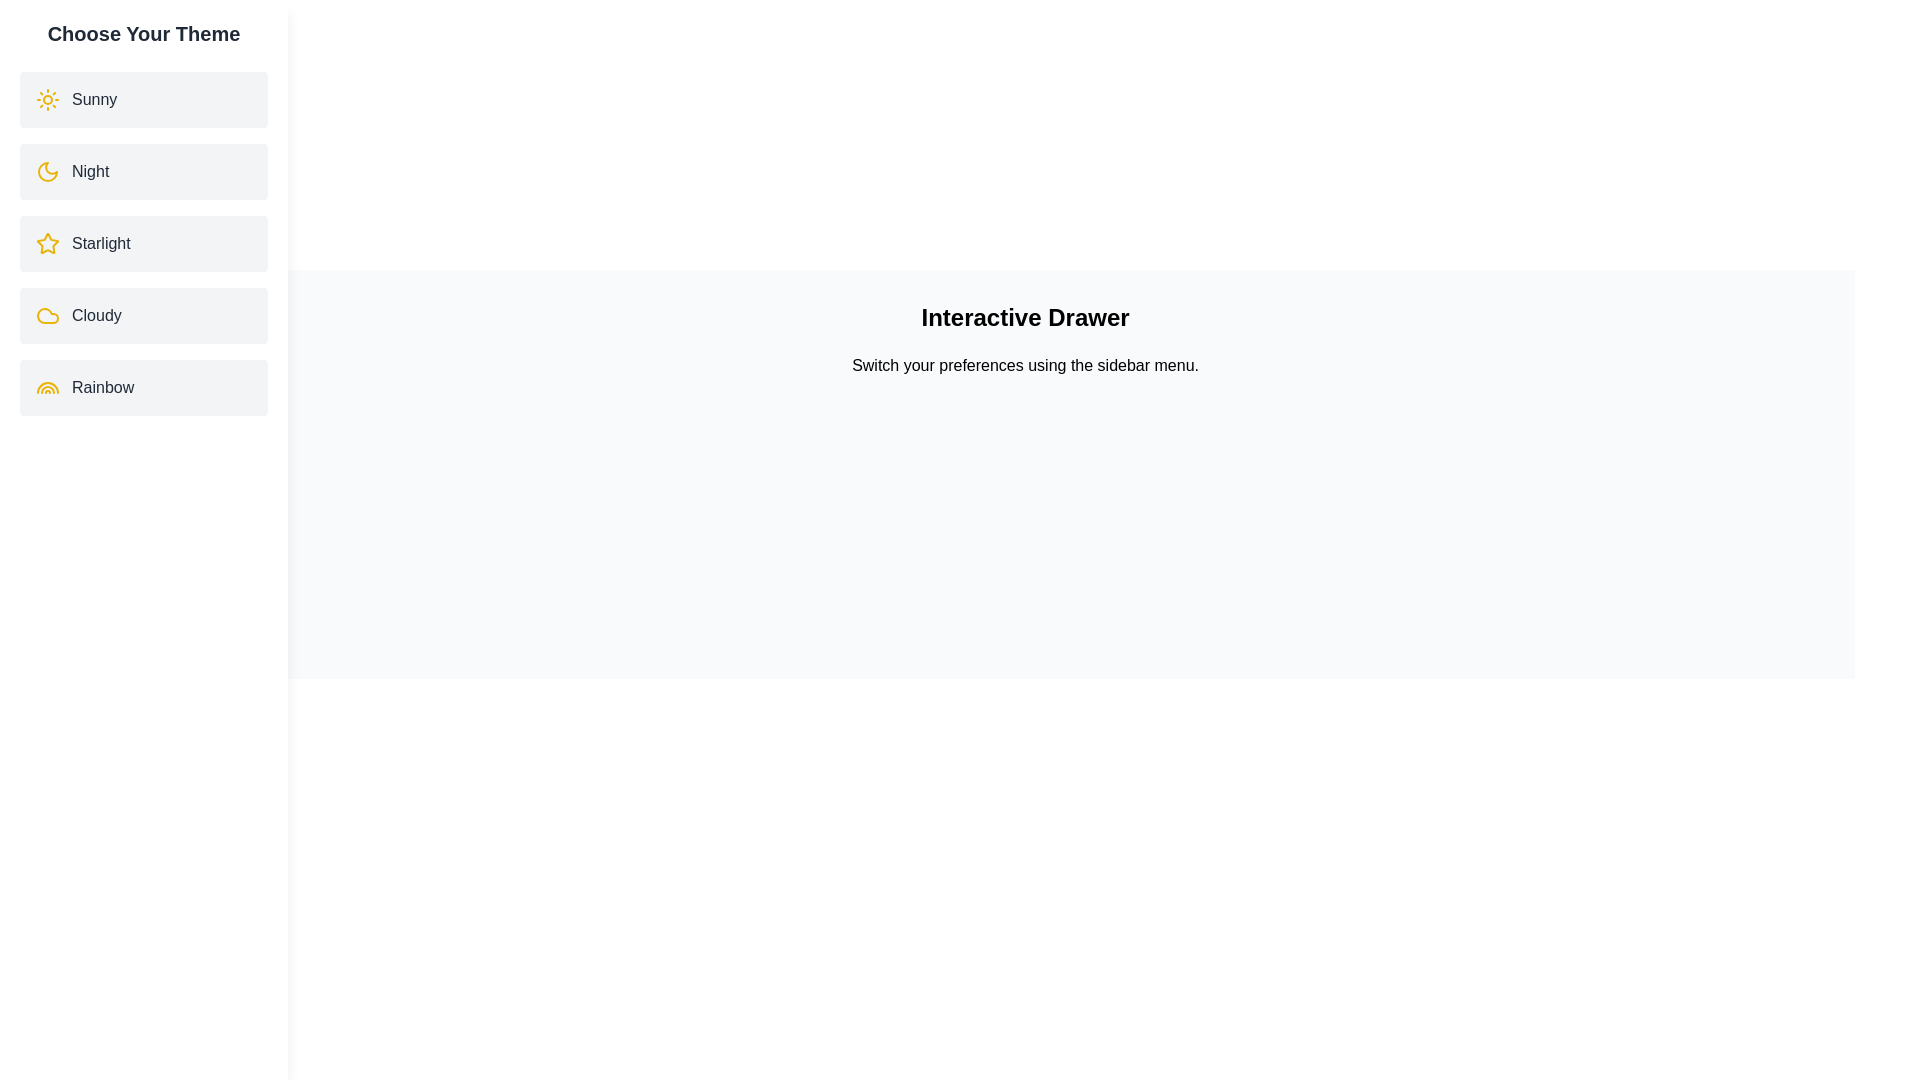  I want to click on the theme item Rainbow to observe its hover effect, so click(143, 388).